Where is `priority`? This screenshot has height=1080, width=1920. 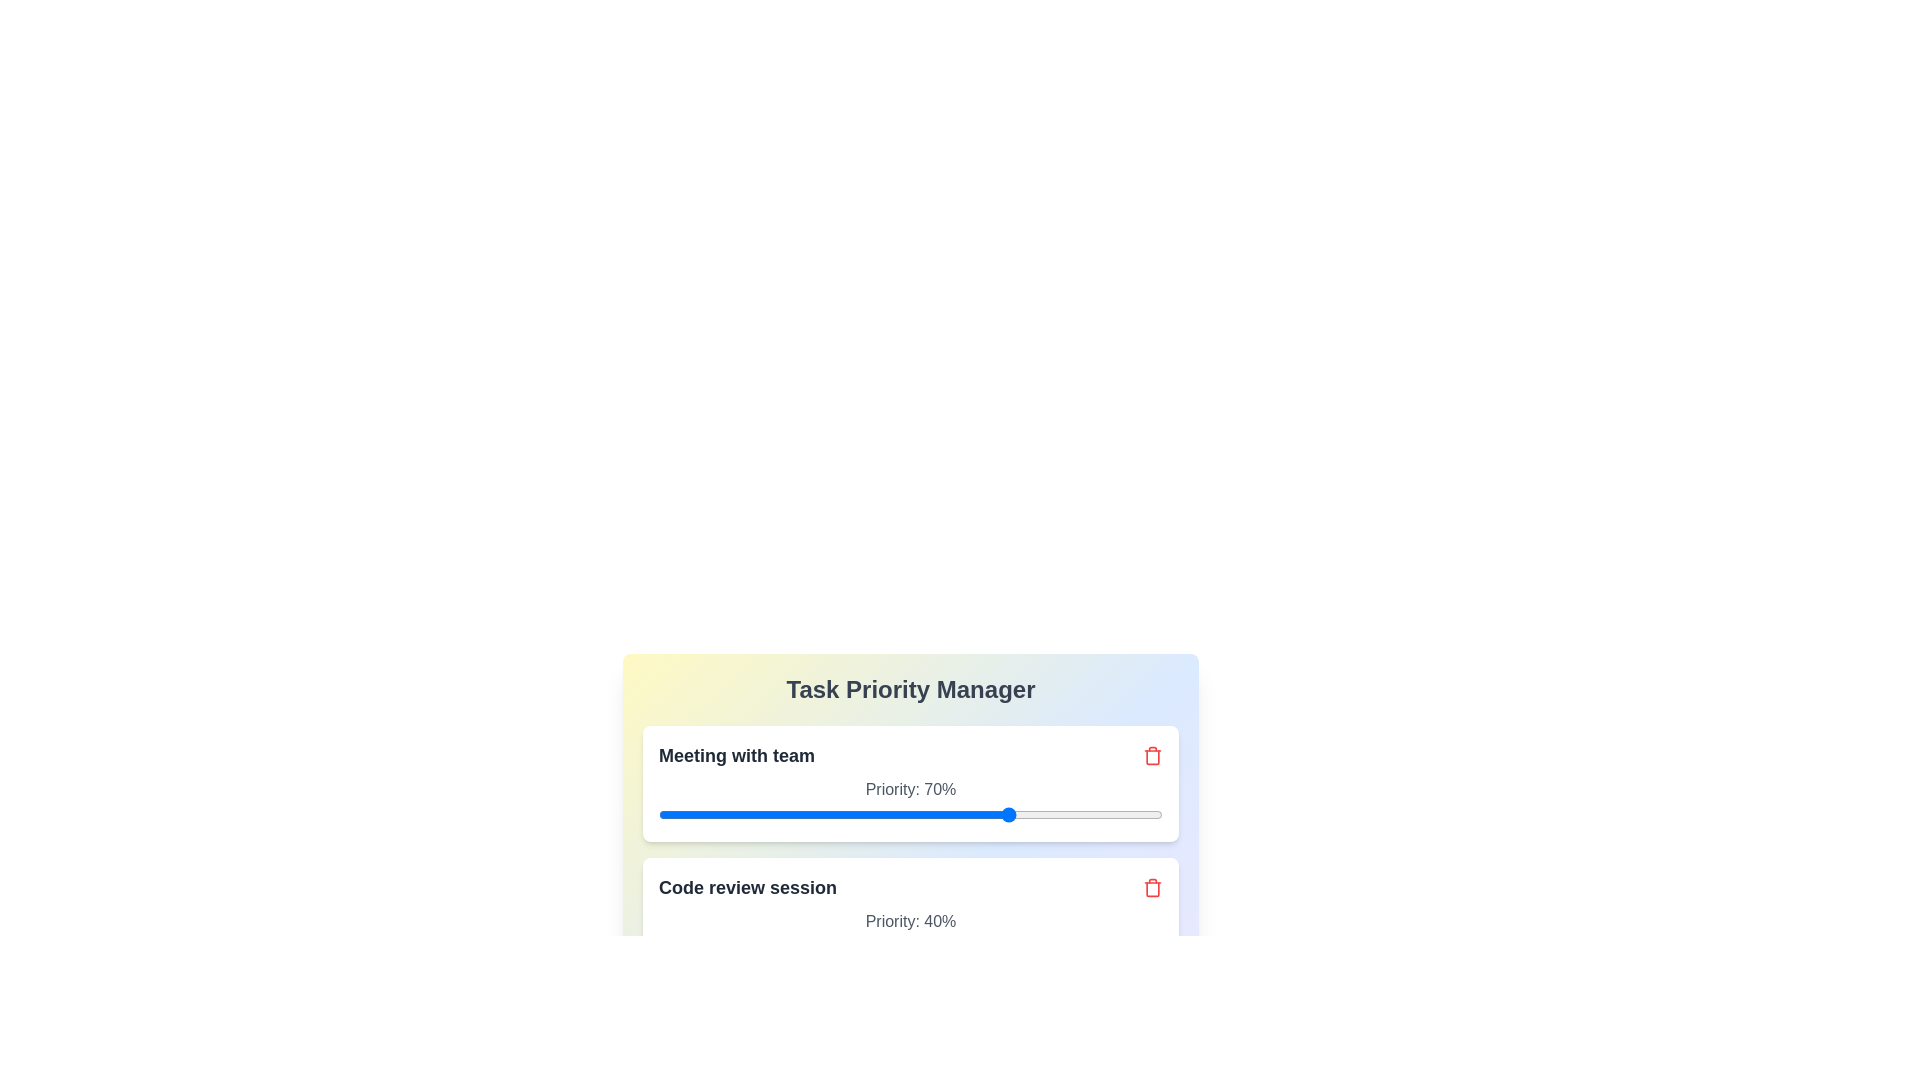 priority is located at coordinates (950, 814).